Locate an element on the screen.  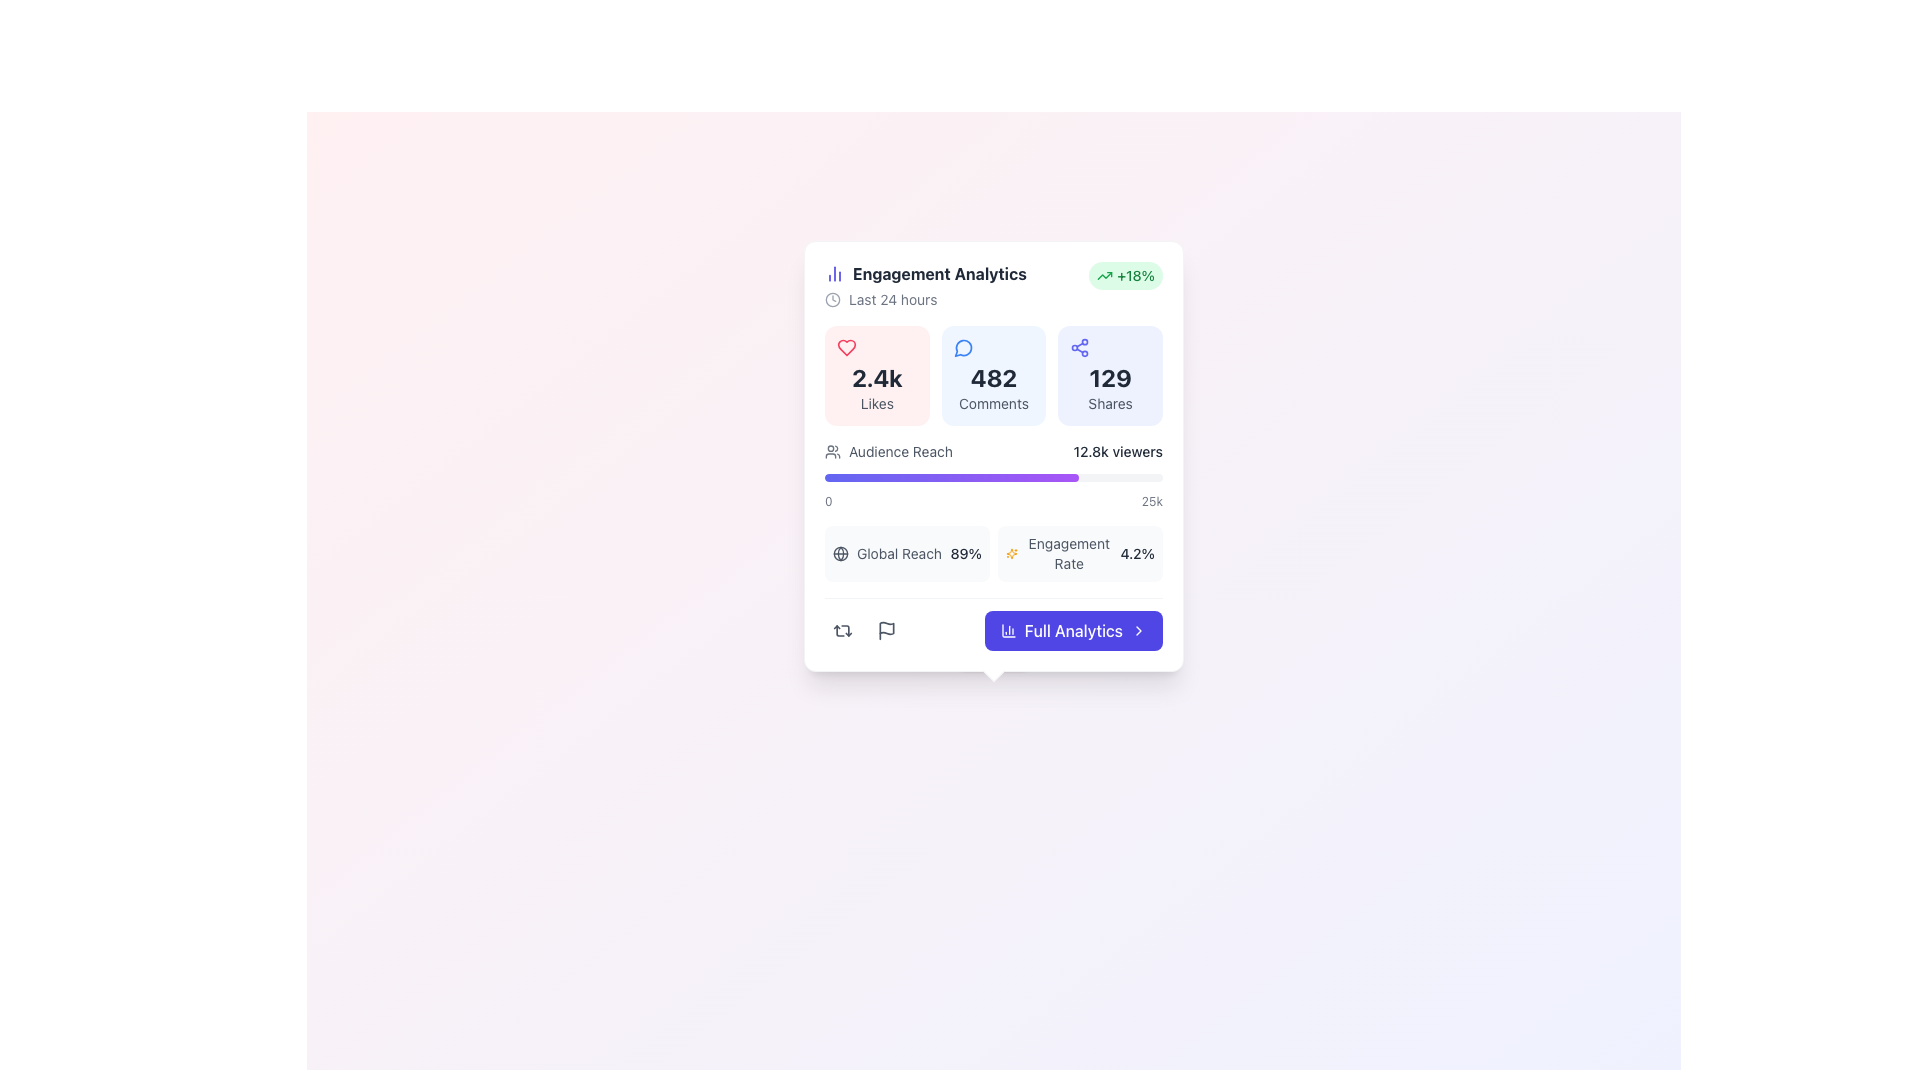
the refresh button located in the lower-left corner of the card is located at coordinates (843, 631).